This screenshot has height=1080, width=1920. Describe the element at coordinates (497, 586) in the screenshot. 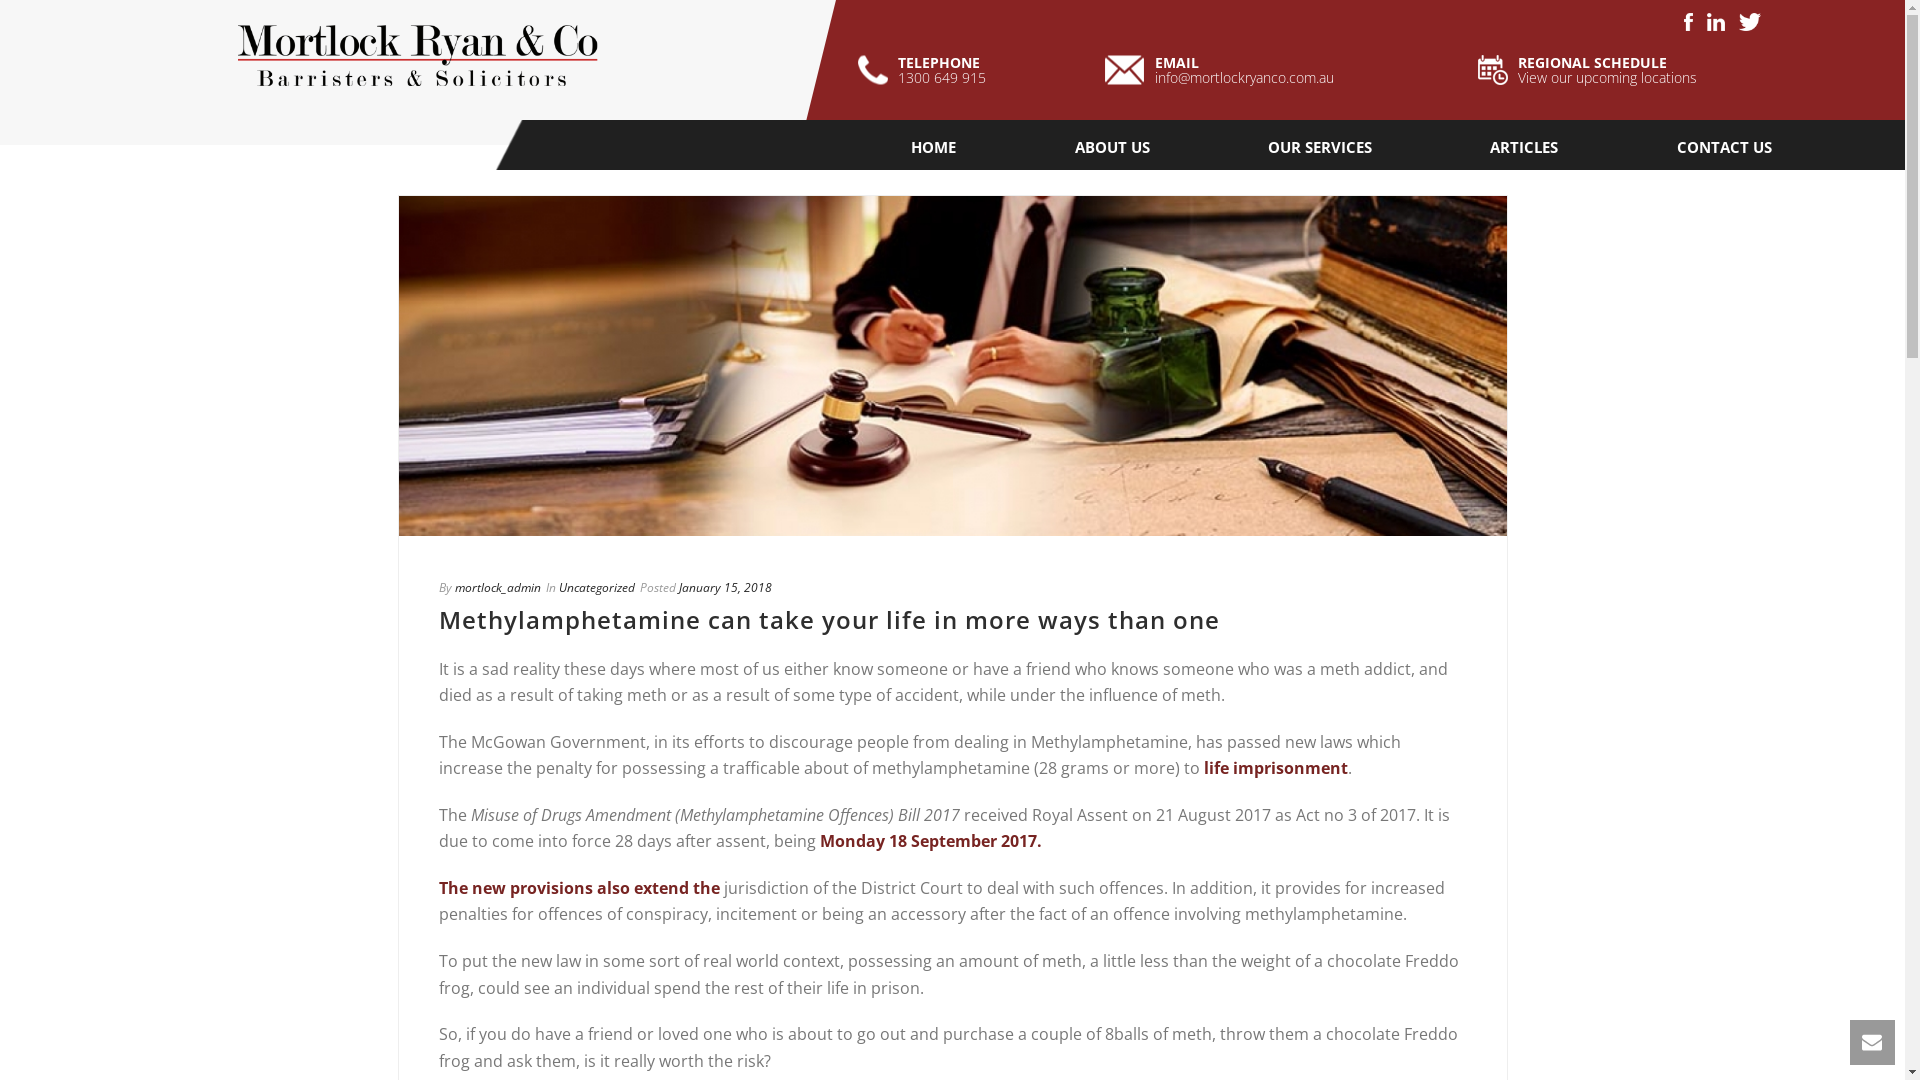

I see `'mortlock_admin'` at that location.